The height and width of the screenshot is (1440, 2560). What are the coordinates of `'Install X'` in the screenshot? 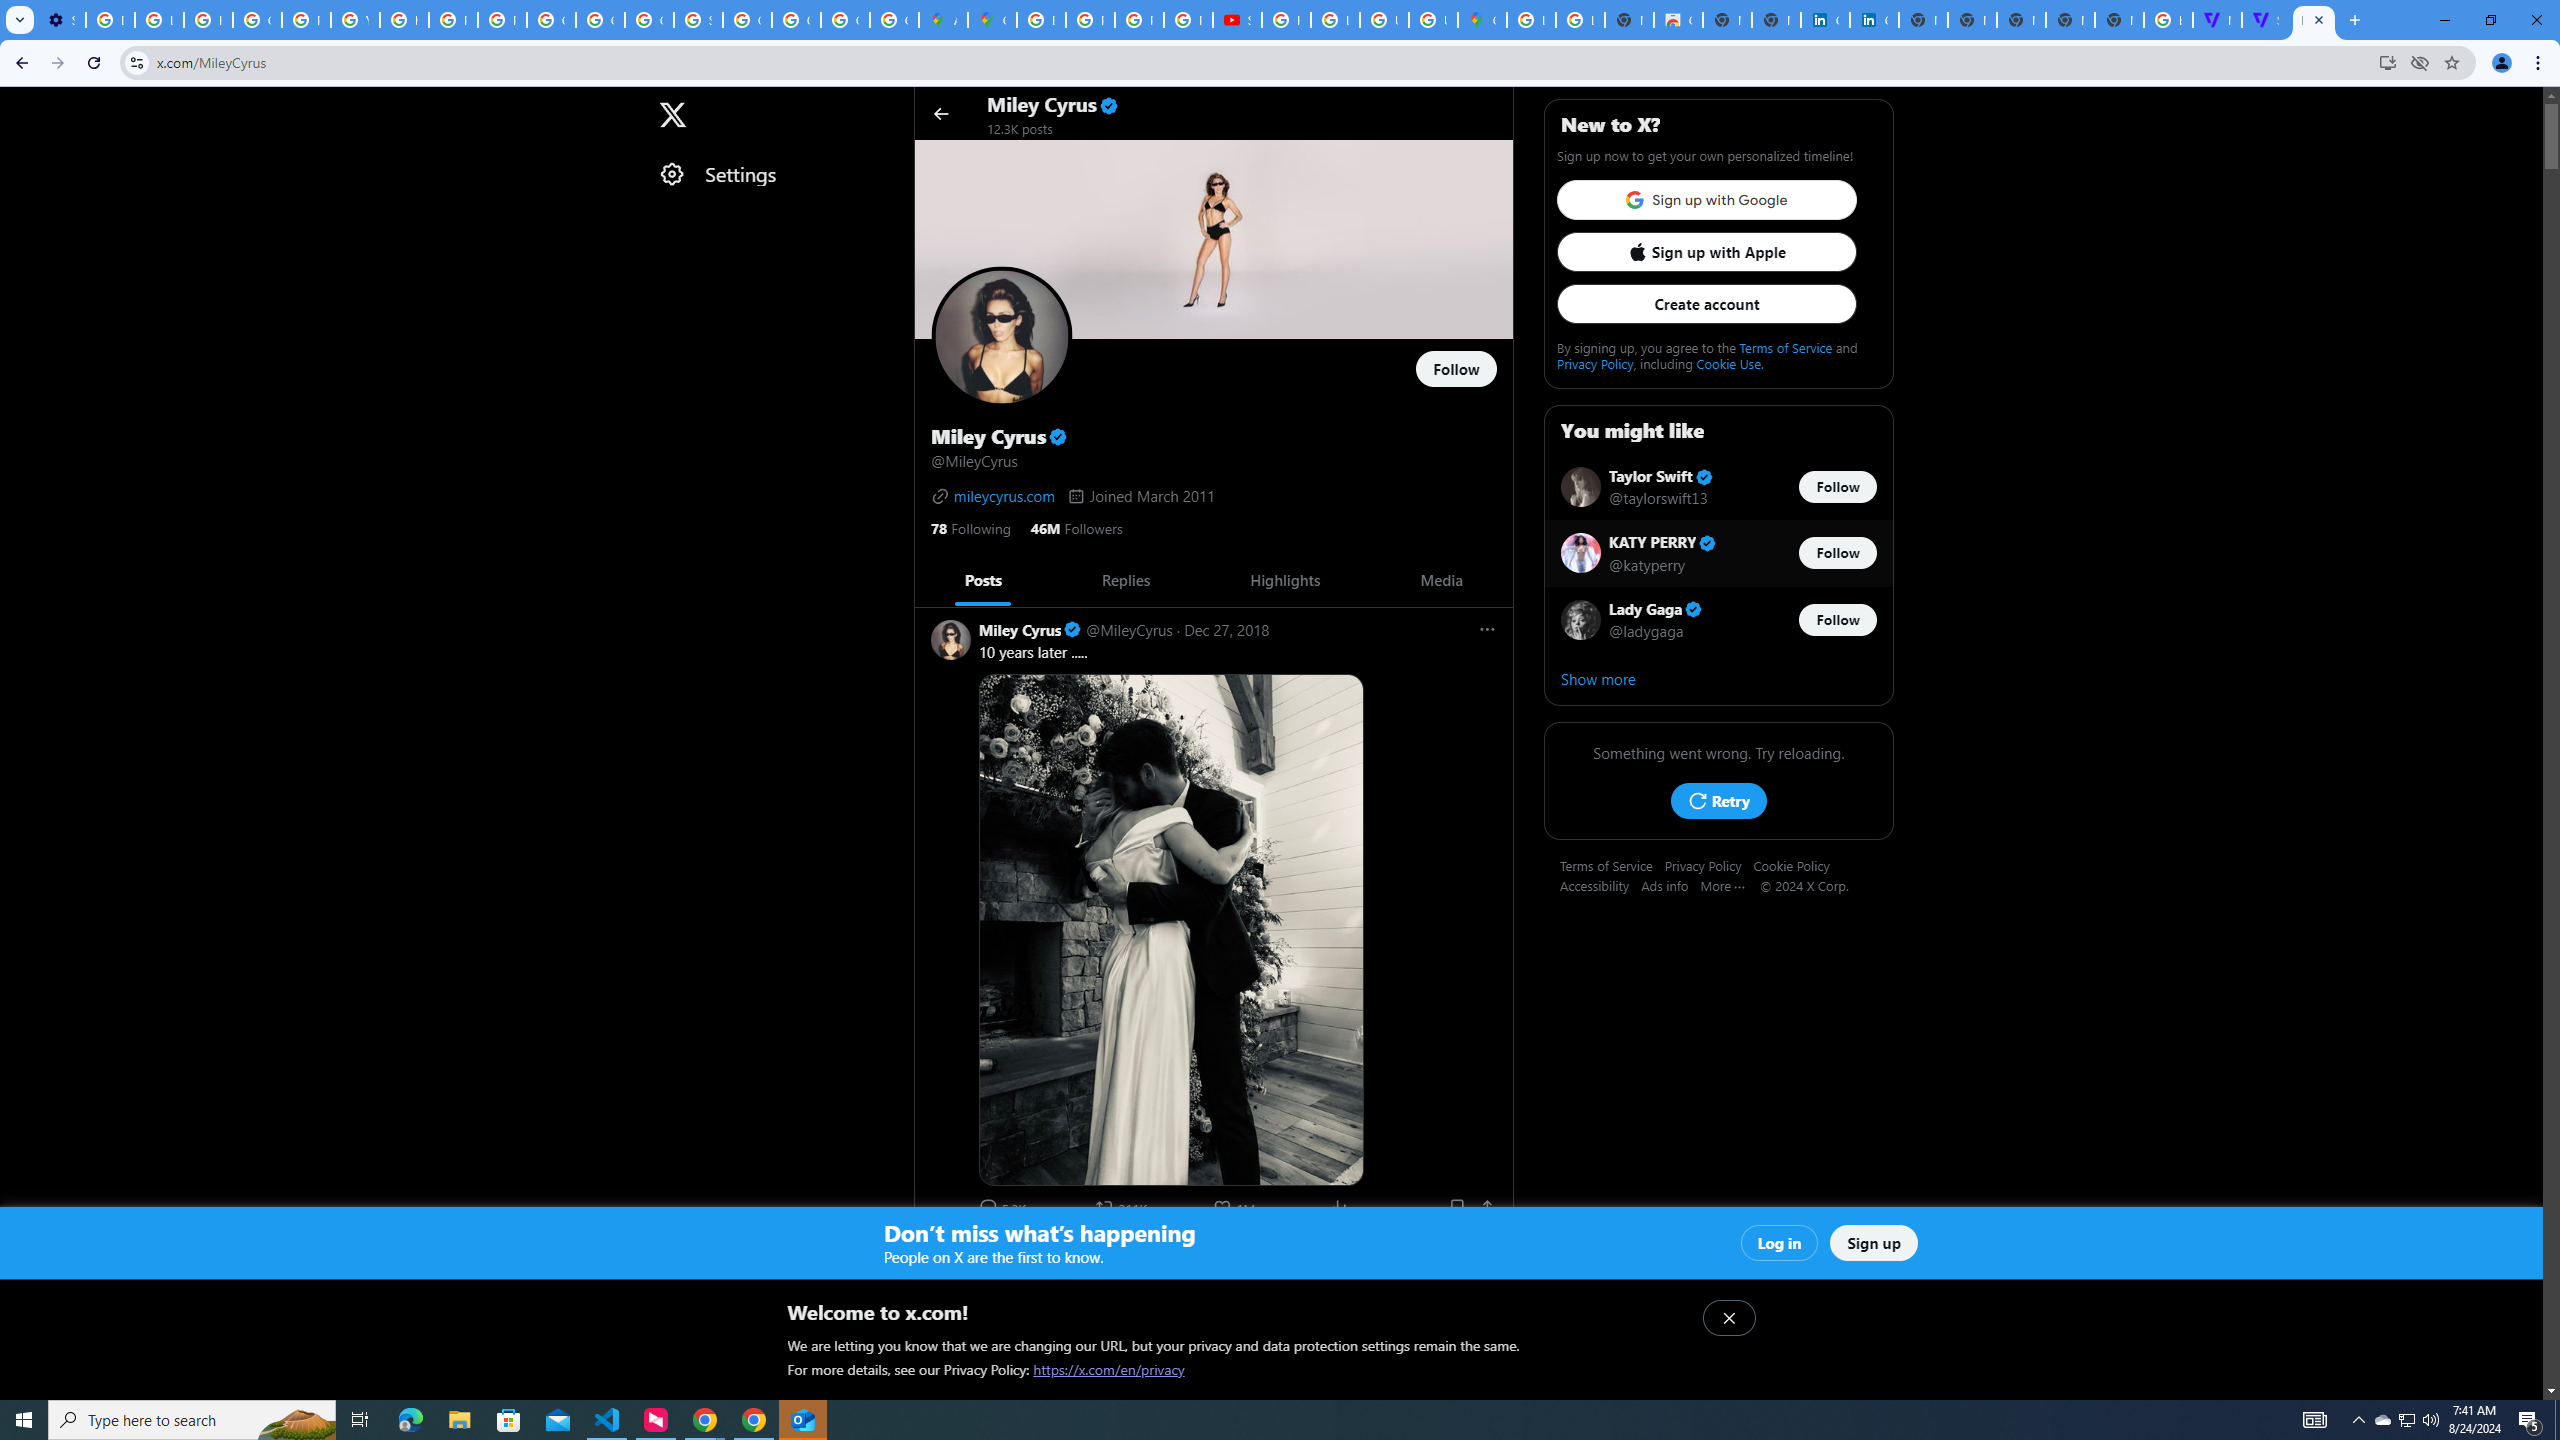 It's located at (2388, 61).